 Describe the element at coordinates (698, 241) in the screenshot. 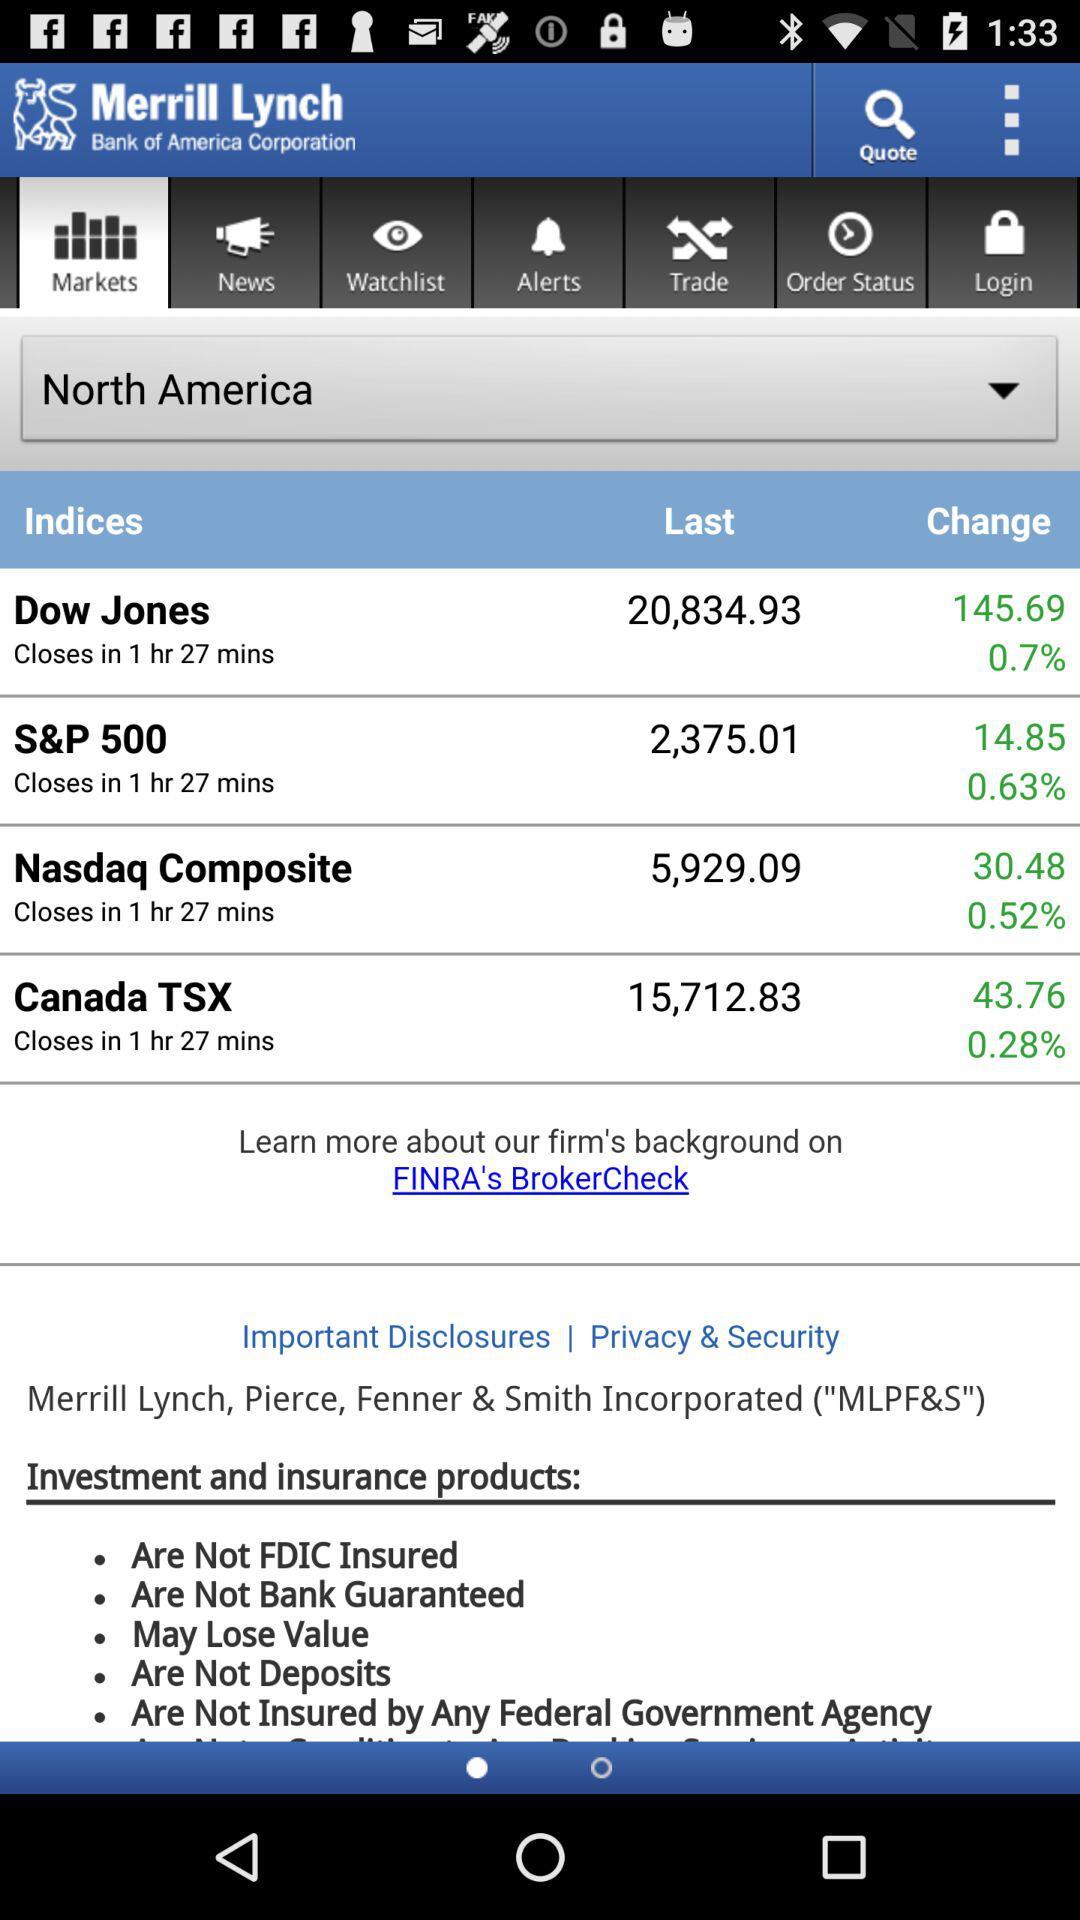

I see `trade` at that location.